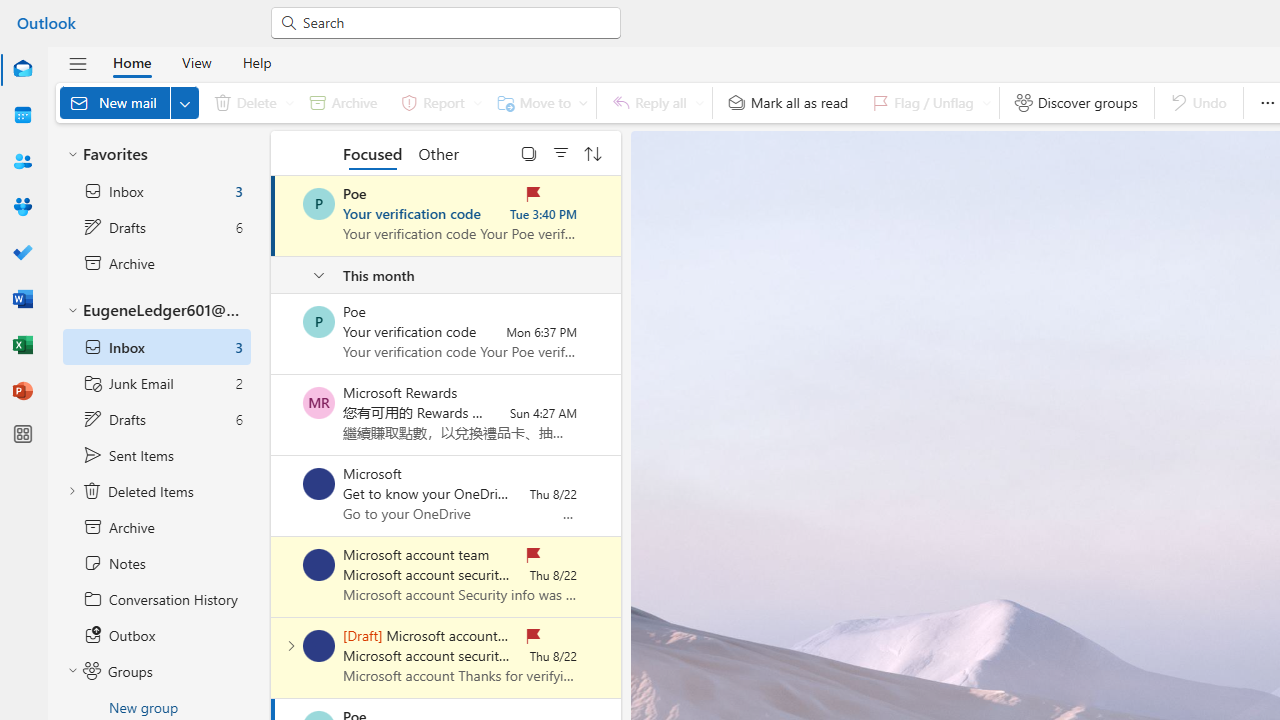  What do you see at coordinates (23, 344) in the screenshot?
I see `'Excel'` at bounding box center [23, 344].